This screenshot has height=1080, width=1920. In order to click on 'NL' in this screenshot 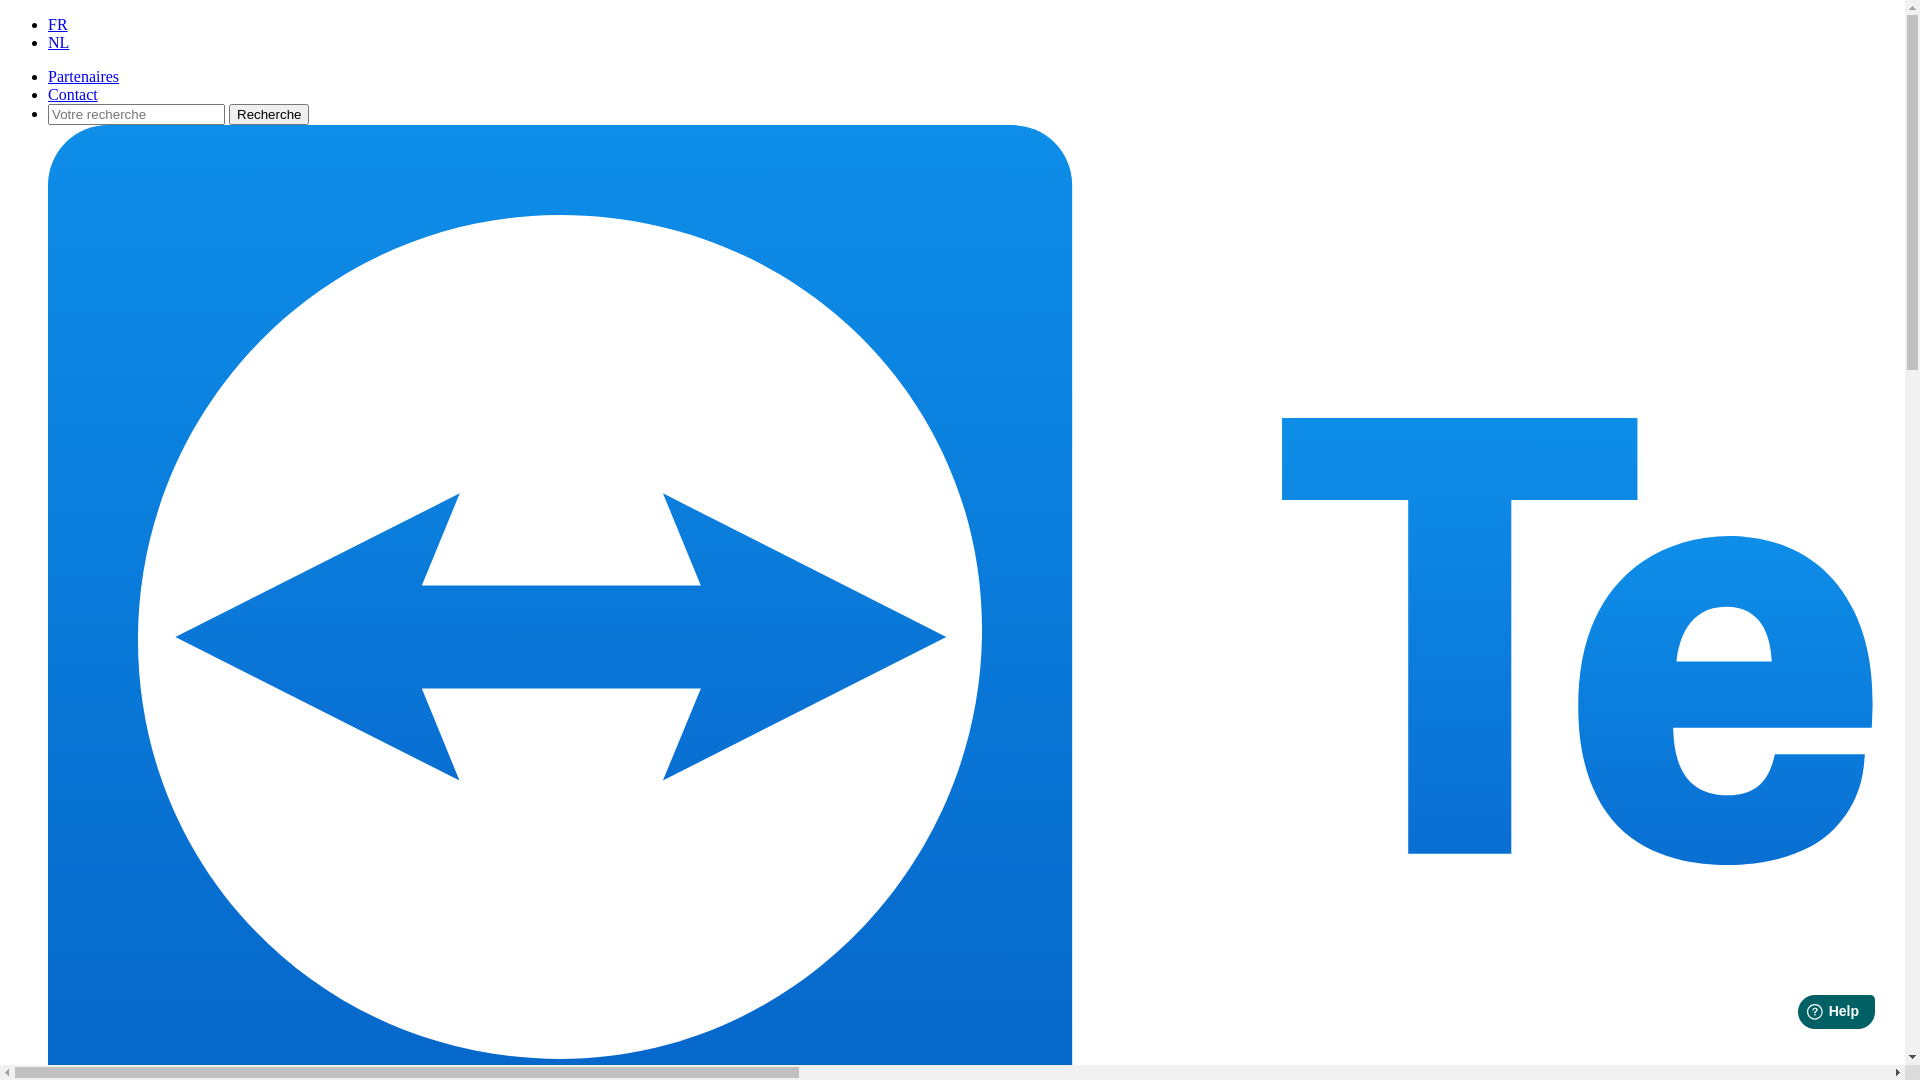, I will do `click(58, 42)`.